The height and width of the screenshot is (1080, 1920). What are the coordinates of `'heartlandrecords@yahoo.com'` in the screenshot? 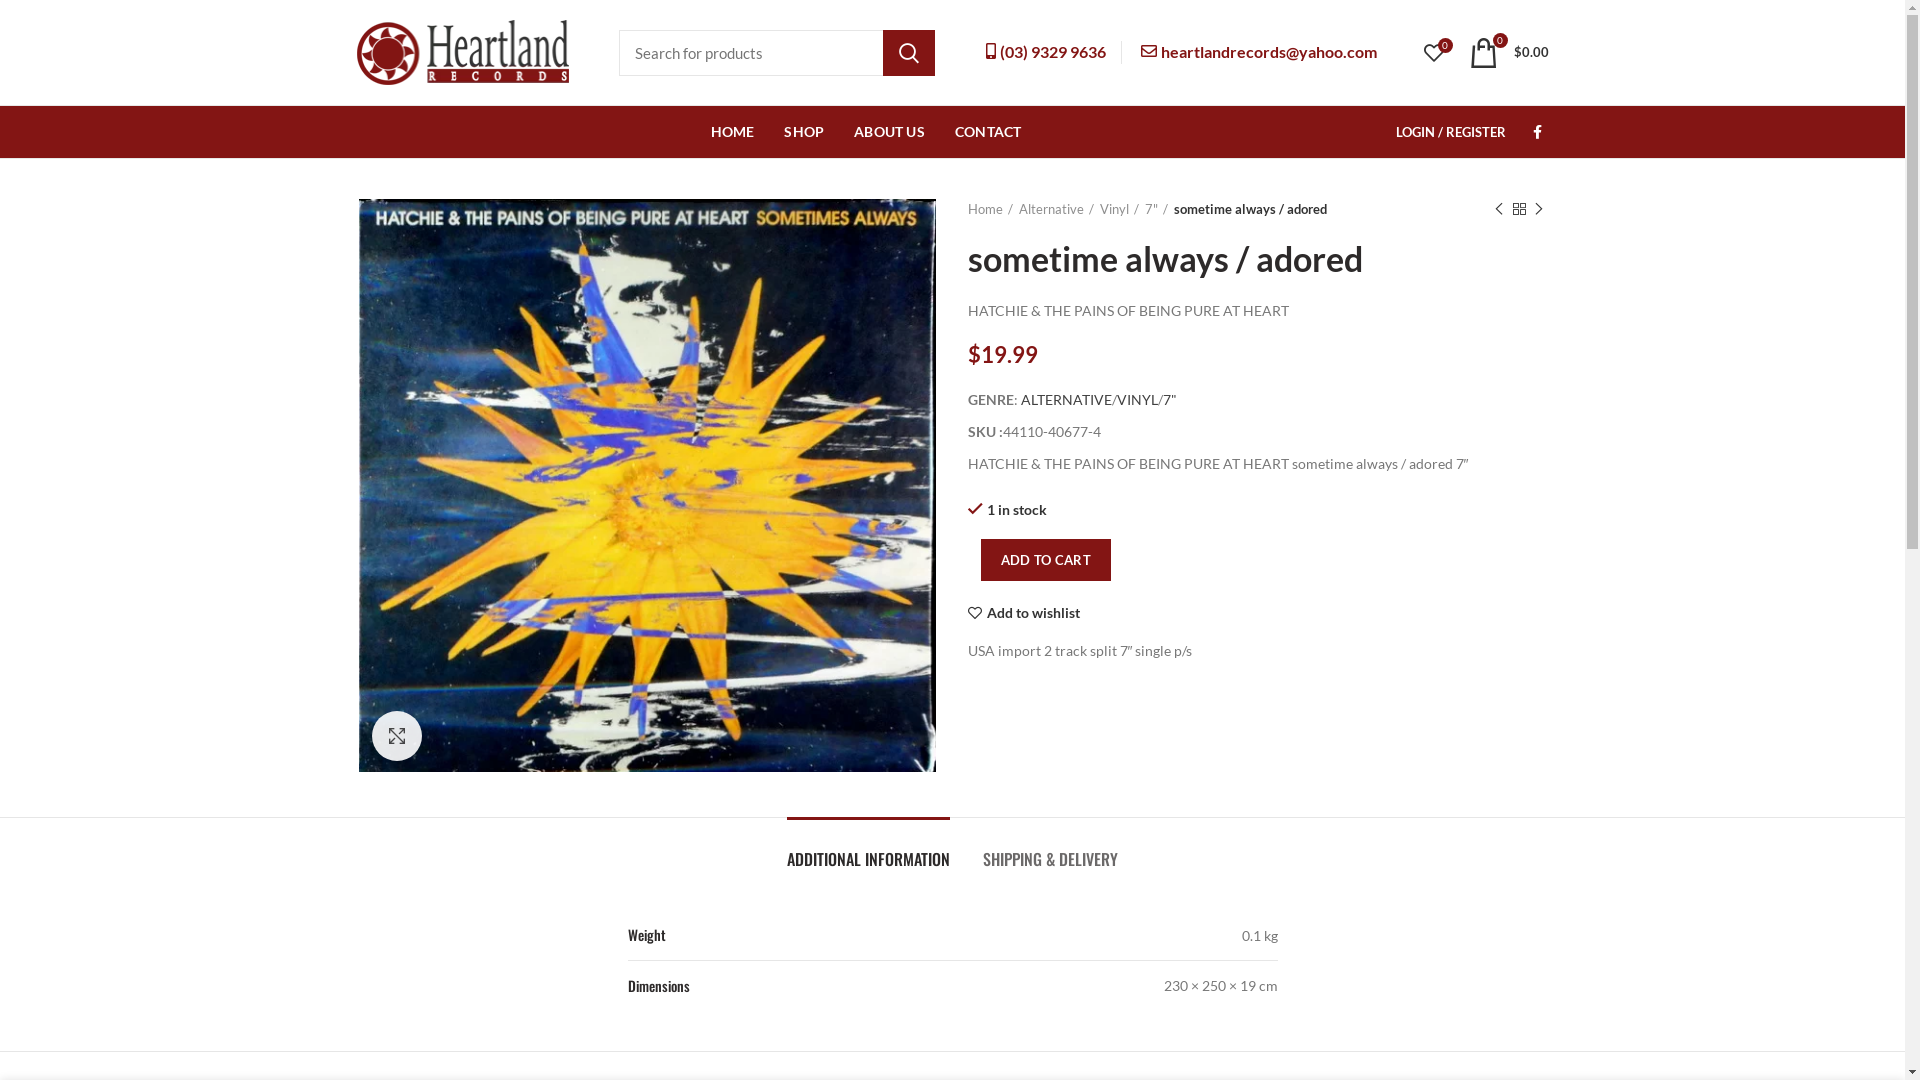 It's located at (1257, 50).